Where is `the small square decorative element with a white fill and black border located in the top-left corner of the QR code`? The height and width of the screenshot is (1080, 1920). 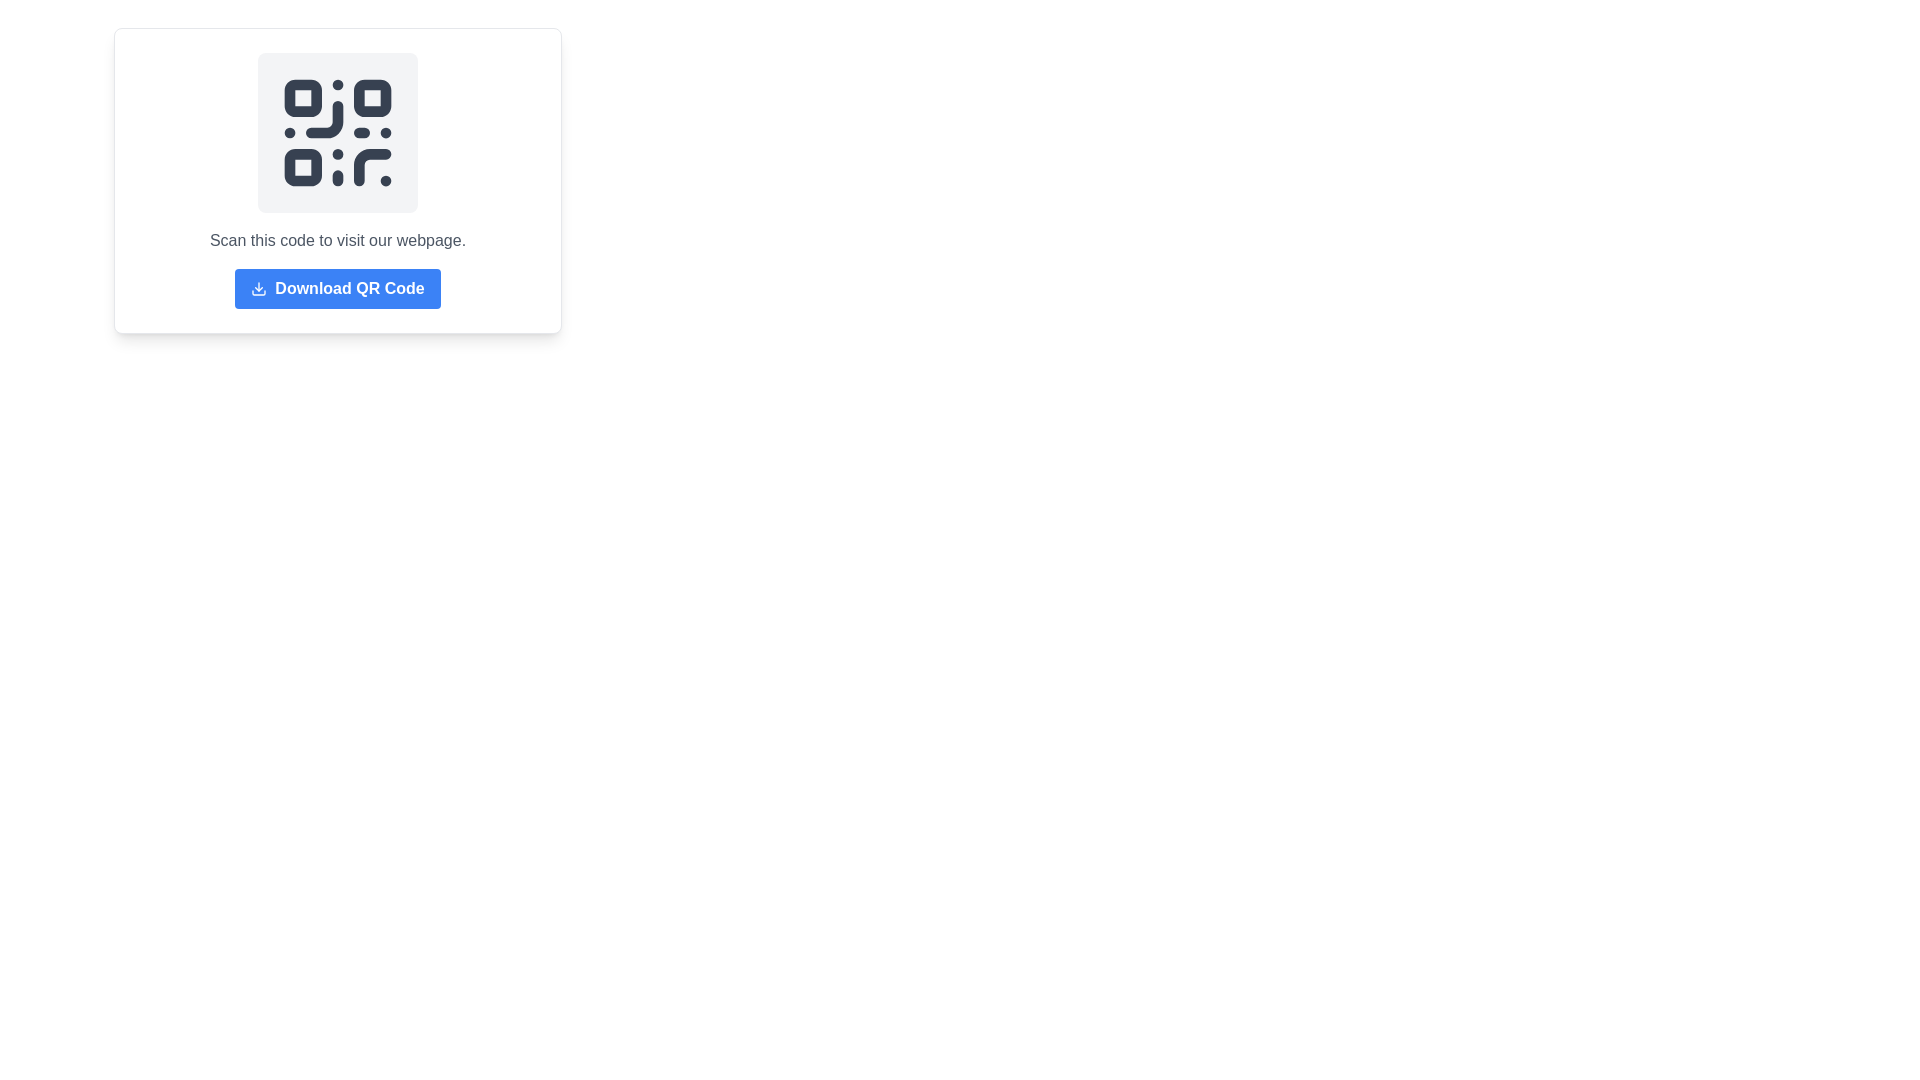 the small square decorative element with a white fill and black border located in the top-left corner of the QR code is located at coordinates (302, 98).